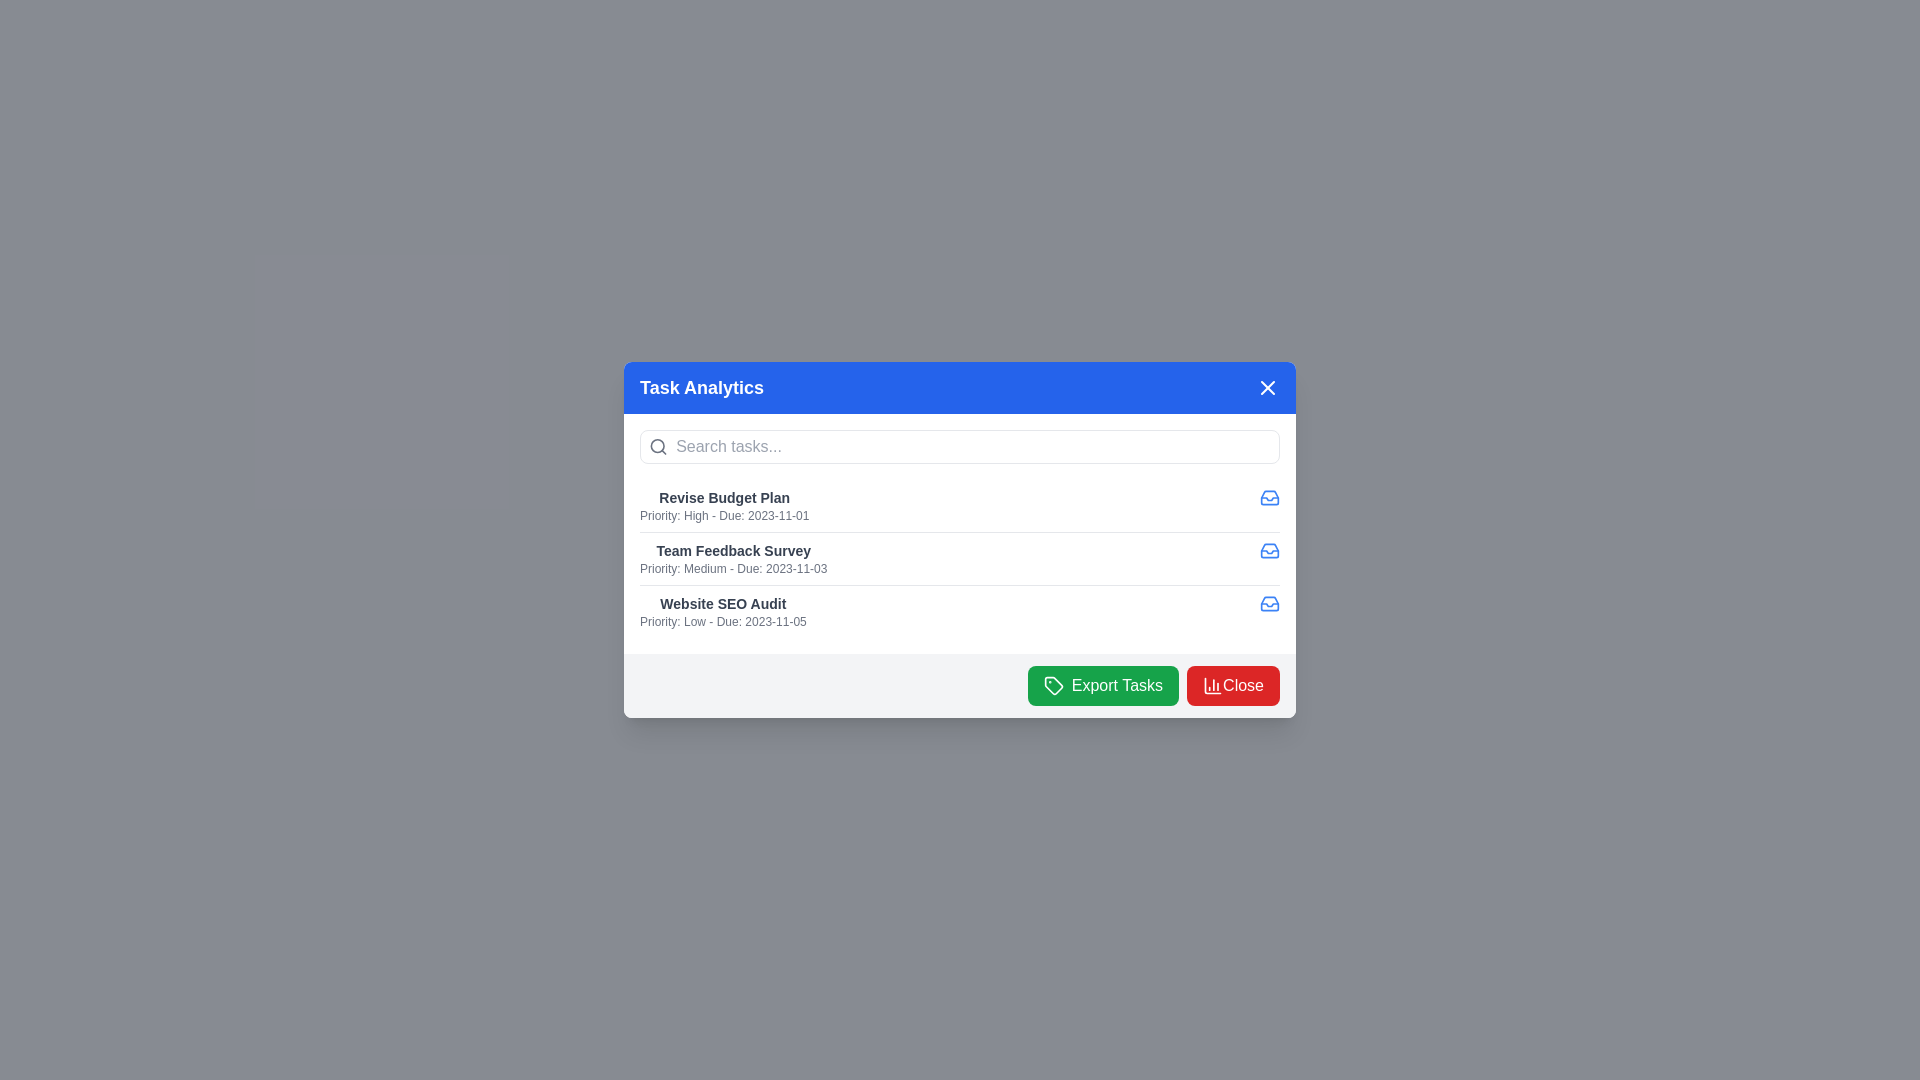 This screenshot has width=1920, height=1080. I want to click on the text label that reads 'Priority: High - Due: 2023-11-01', which is located beneath the title 'Revise Budget Plan' in the task management interface, so click(723, 515).